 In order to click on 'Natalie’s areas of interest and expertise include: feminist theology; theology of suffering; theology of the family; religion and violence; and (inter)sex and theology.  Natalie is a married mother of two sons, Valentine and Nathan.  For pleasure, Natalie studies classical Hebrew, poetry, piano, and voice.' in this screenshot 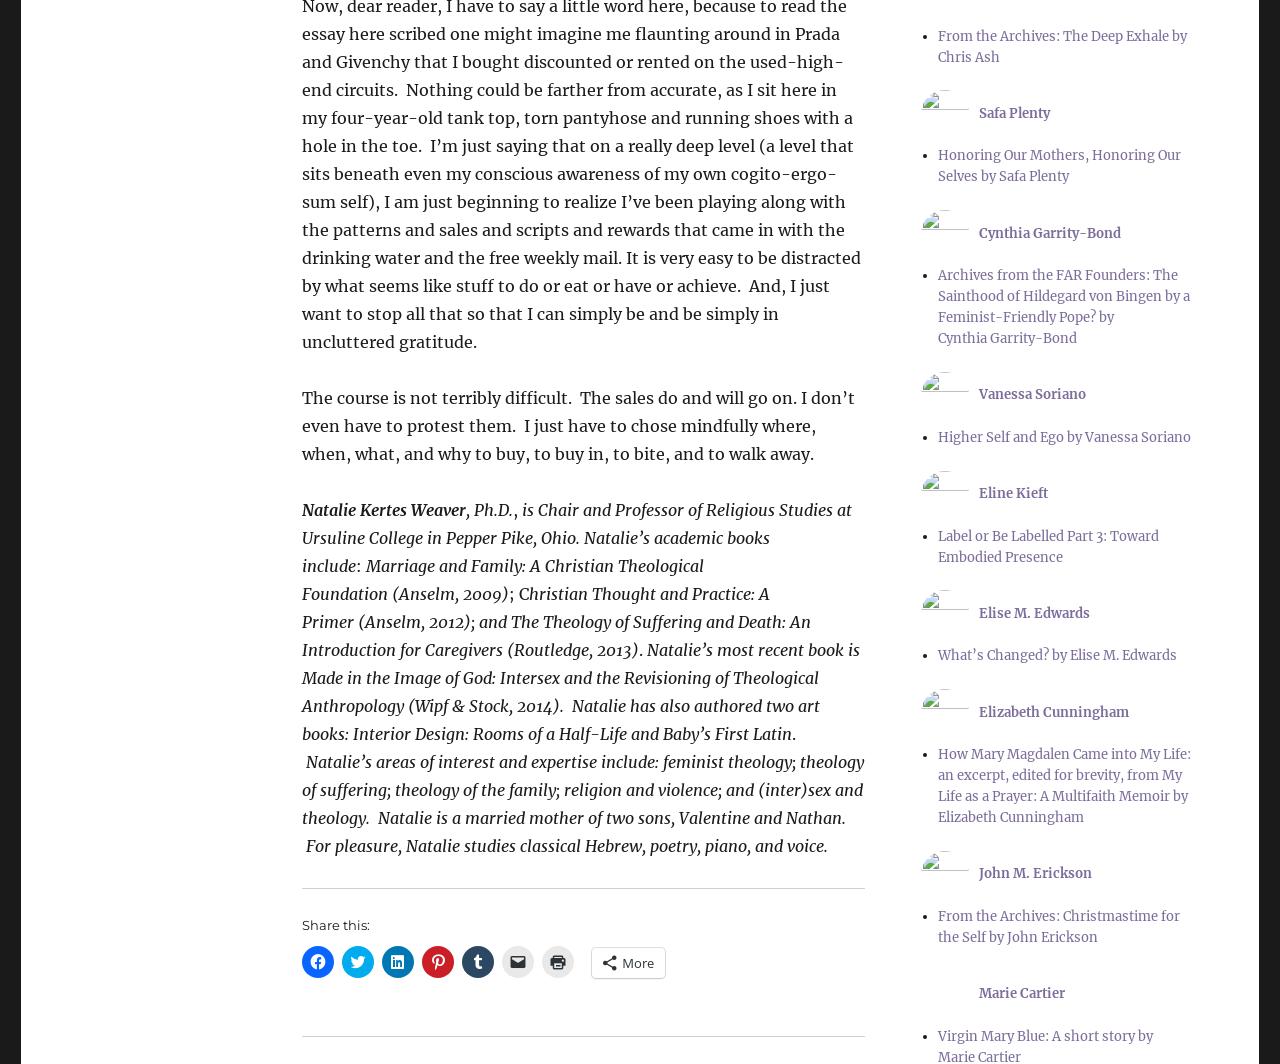, I will do `click(300, 803)`.